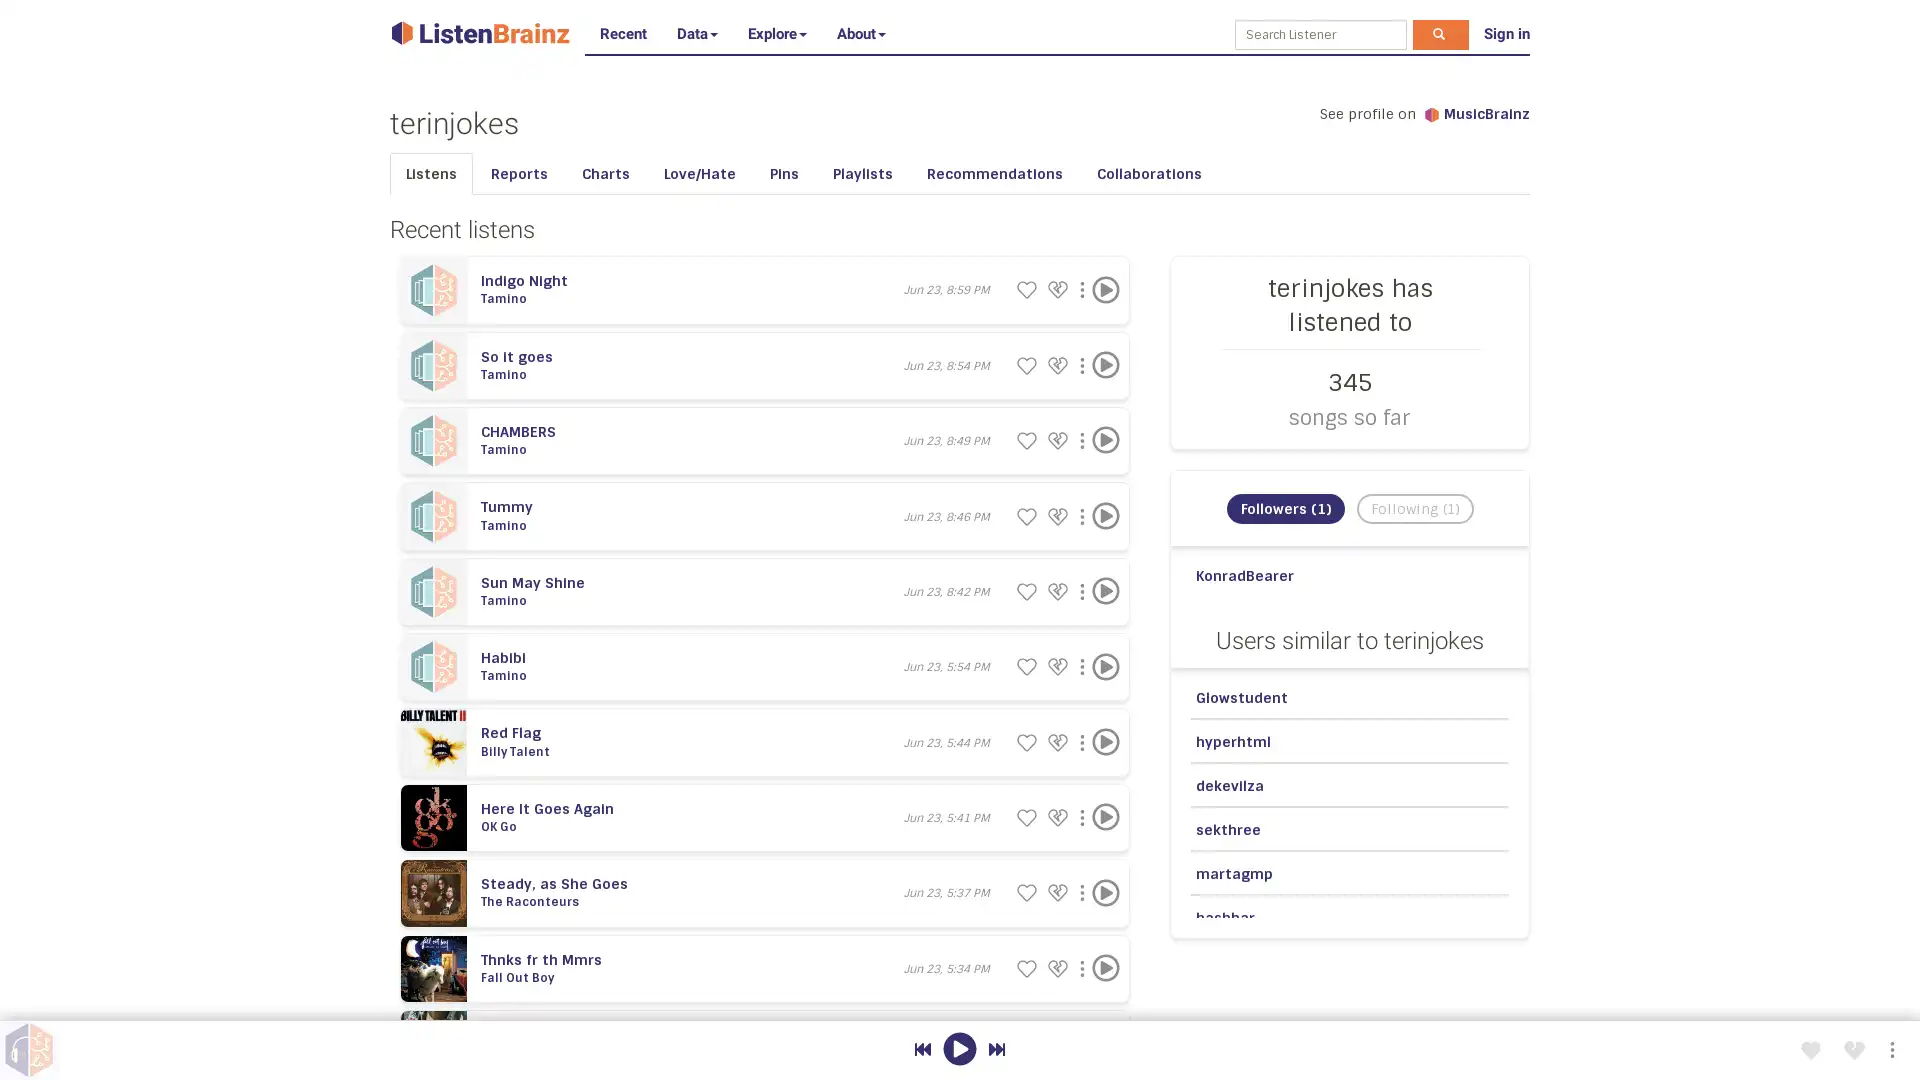 This screenshot has width=1920, height=1080. Describe the element at coordinates (1104, 1042) in the screenshot. I see `Play` at that location.